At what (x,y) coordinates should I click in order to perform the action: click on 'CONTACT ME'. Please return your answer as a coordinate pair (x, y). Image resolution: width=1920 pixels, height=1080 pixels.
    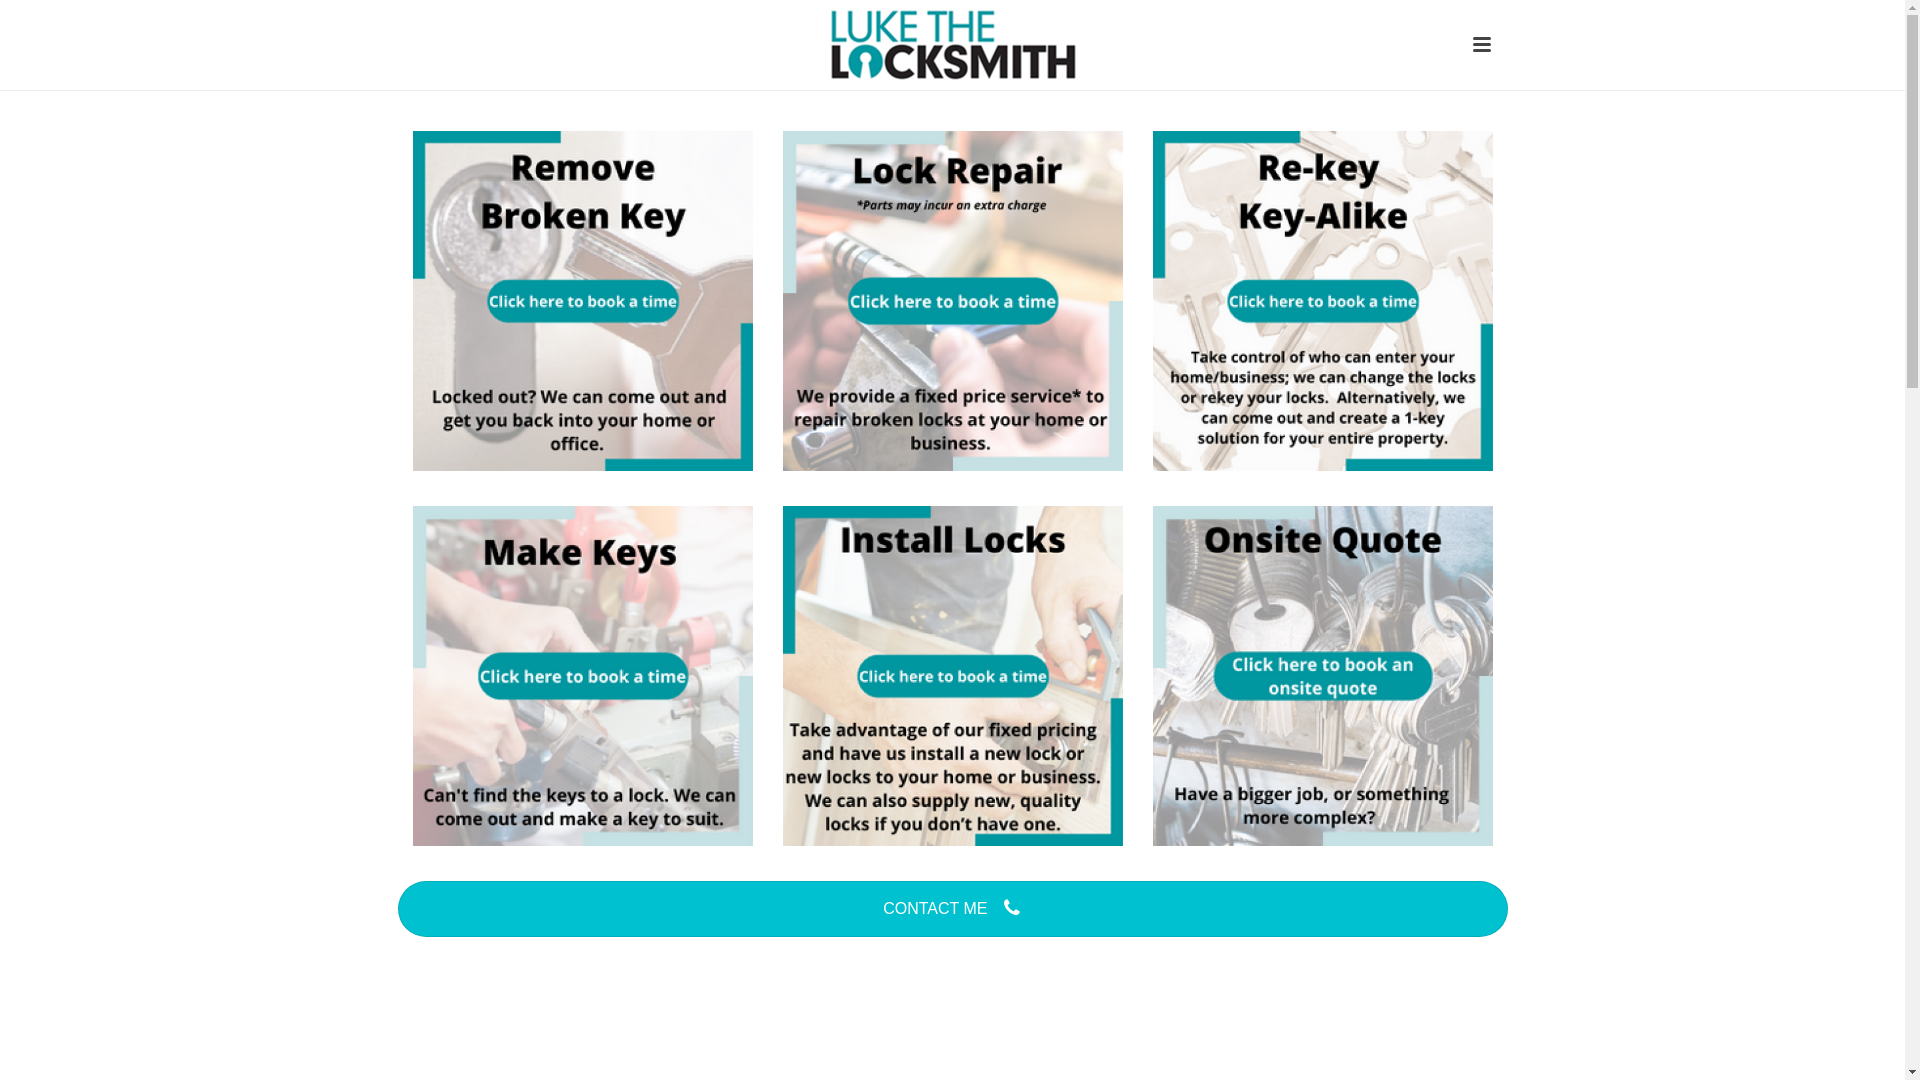
    Looking at the image, I should click on (952, 909).